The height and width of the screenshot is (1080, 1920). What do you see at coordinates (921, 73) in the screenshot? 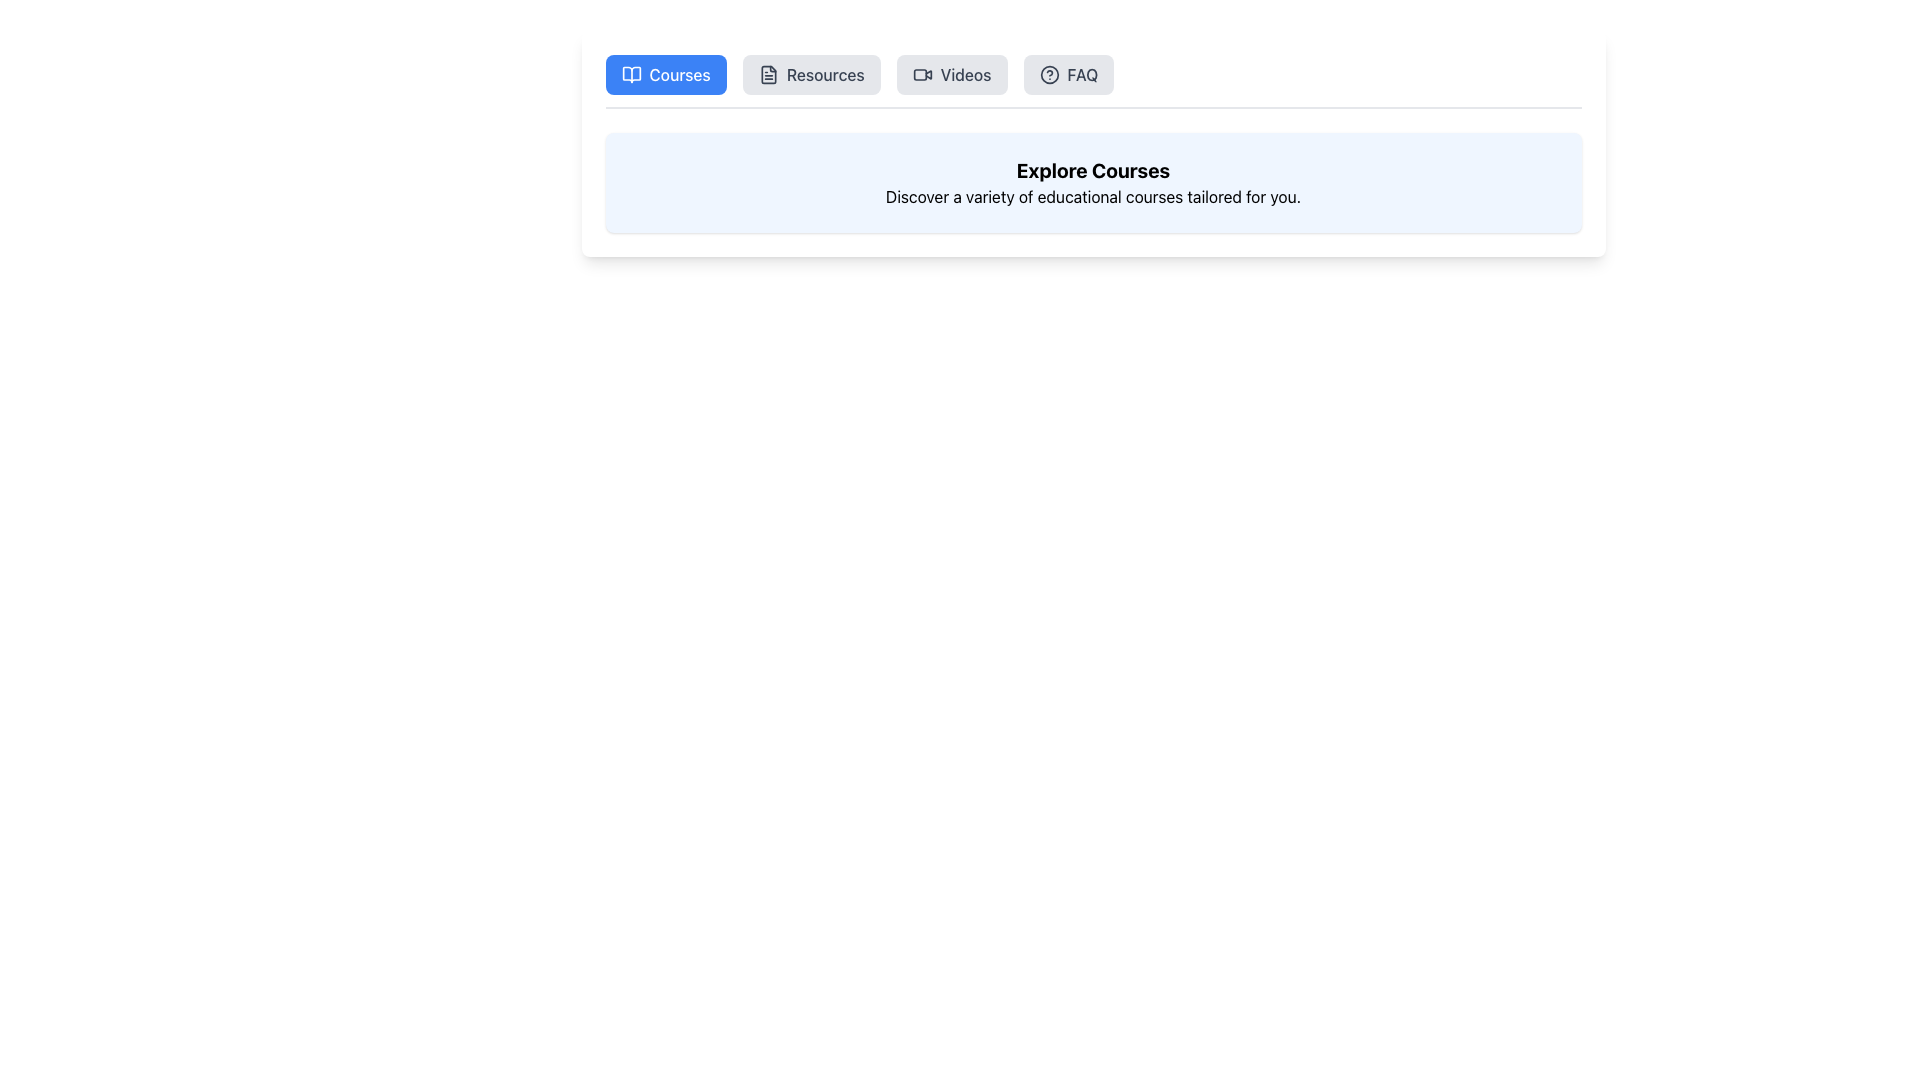
I see `the video icon located to the left of the 'Videos' button in the navigation bar` at bounding box center [921, 73].